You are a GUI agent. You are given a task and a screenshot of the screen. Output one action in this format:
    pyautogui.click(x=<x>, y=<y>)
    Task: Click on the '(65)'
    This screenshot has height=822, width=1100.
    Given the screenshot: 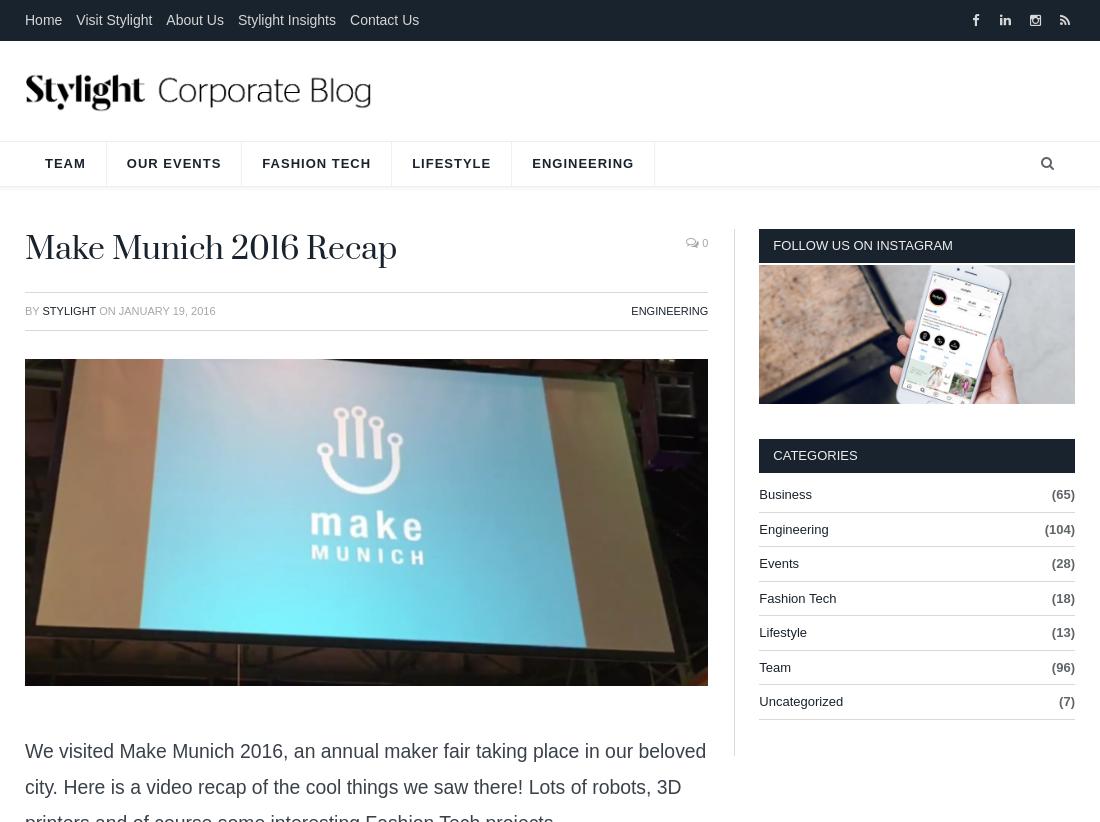 What is the action you would take?
    pyautogui.click(x=1062, y=493)
    